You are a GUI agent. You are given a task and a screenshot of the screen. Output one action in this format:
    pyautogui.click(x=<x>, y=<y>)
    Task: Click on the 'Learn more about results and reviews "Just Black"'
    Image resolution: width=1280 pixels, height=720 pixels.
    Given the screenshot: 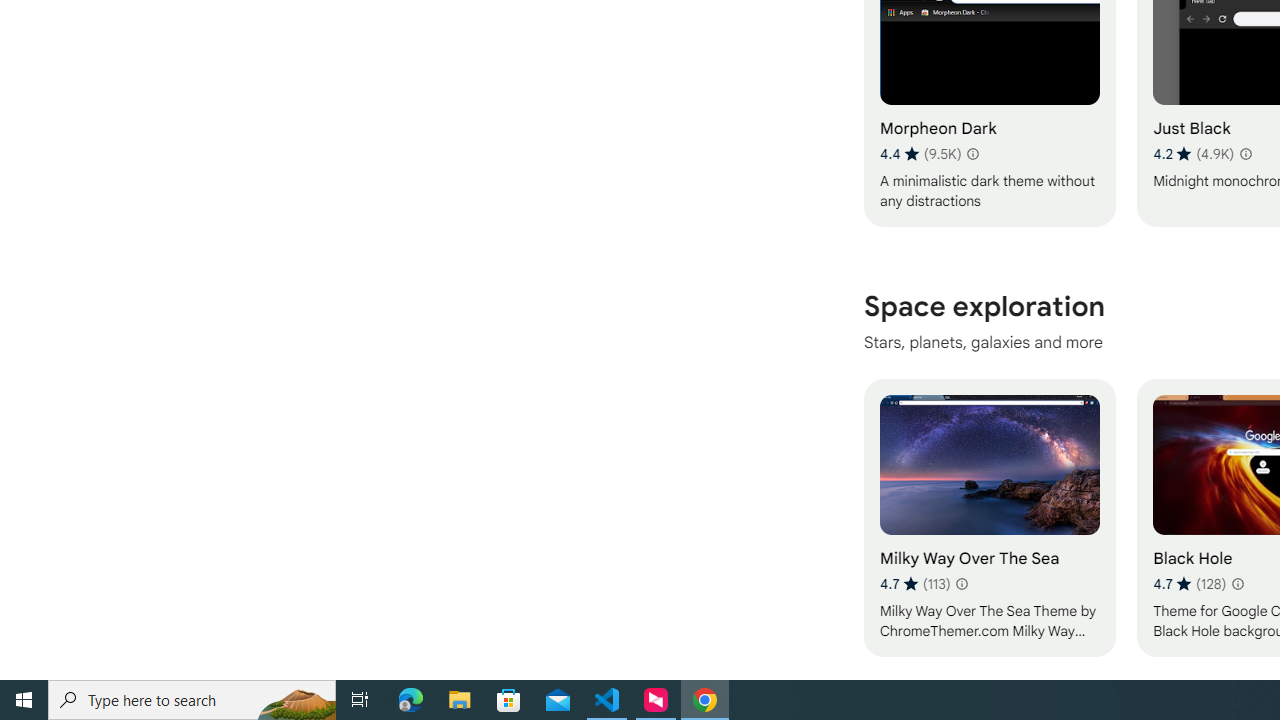 What is the action you would take?
    pyautogui.click(x=1243, y=153)
    